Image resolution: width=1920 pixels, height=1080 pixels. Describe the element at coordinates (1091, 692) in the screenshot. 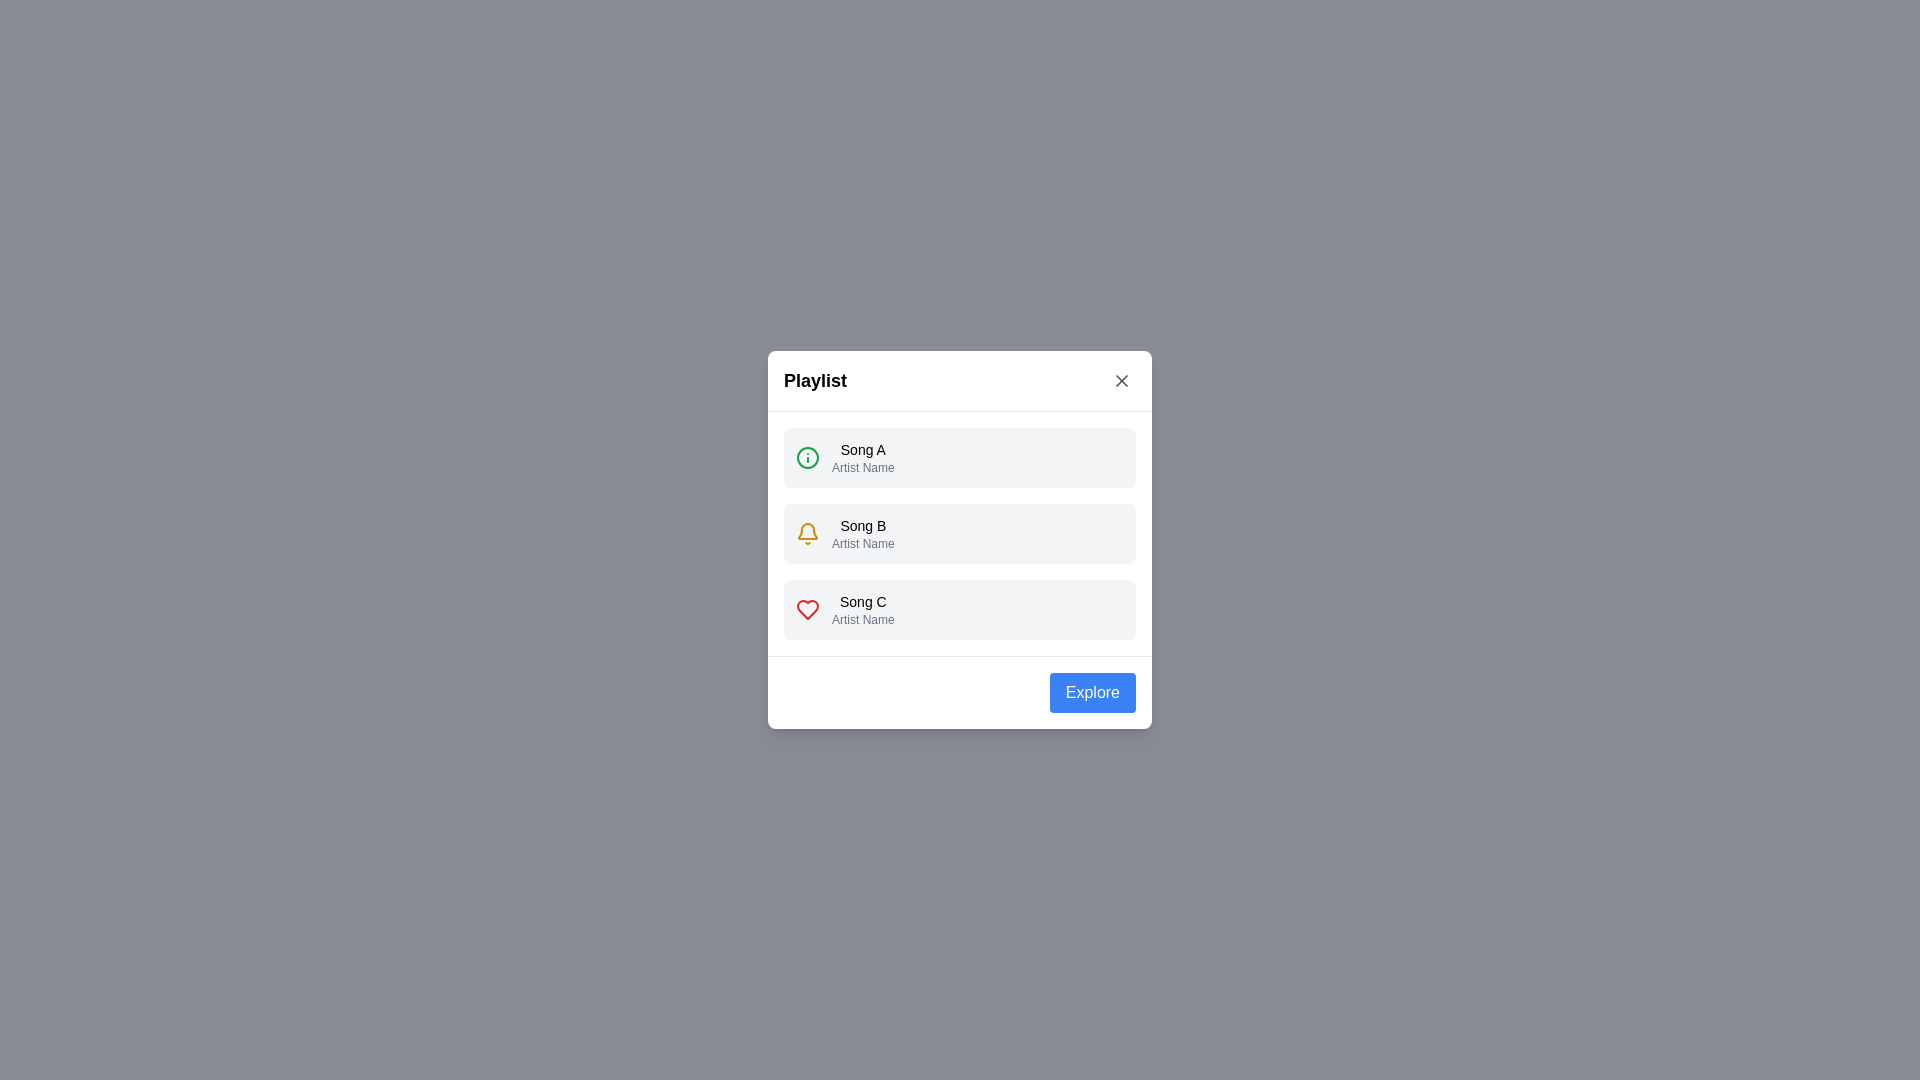

I see `the button located at the bottom-right corner of the modal window titled 'Playlist' to trigger potential hover effects` at that location.